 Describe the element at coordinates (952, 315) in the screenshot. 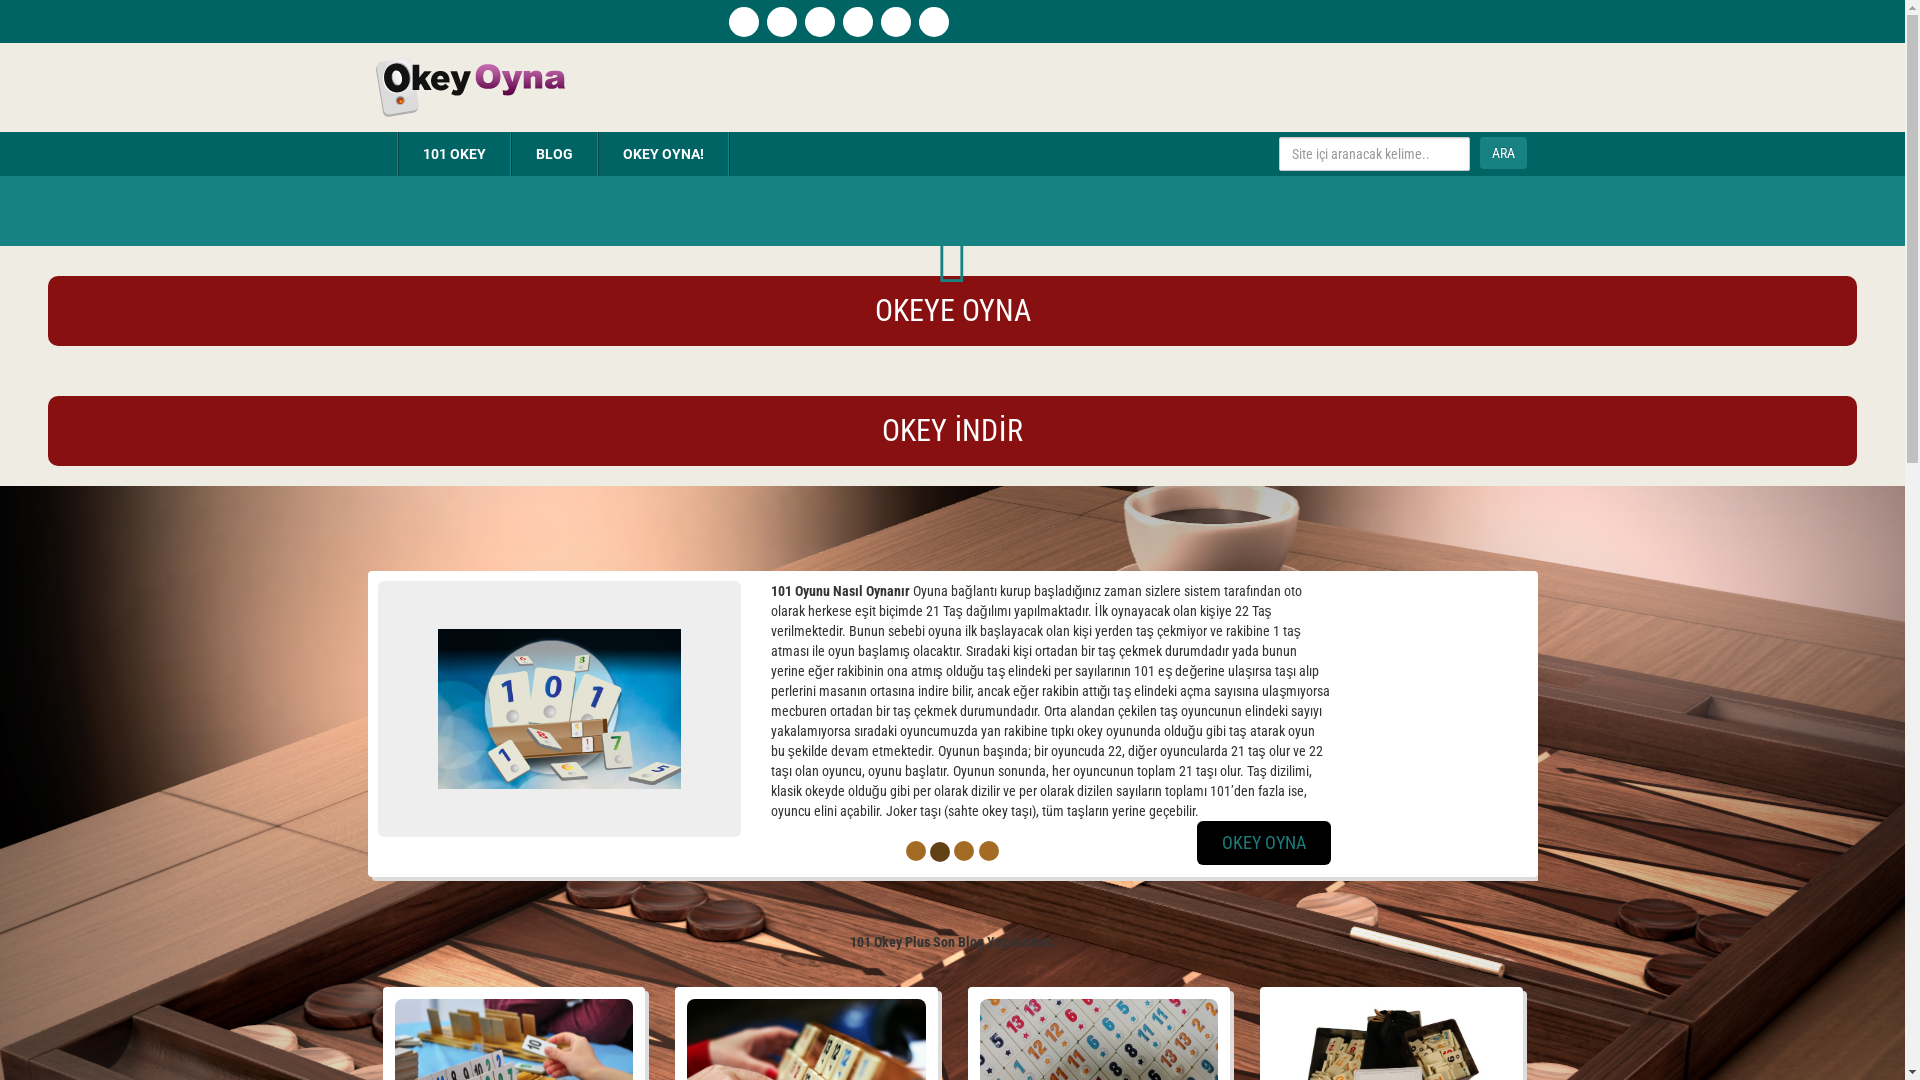

I see `'OKEYE OYNA'` at that location.